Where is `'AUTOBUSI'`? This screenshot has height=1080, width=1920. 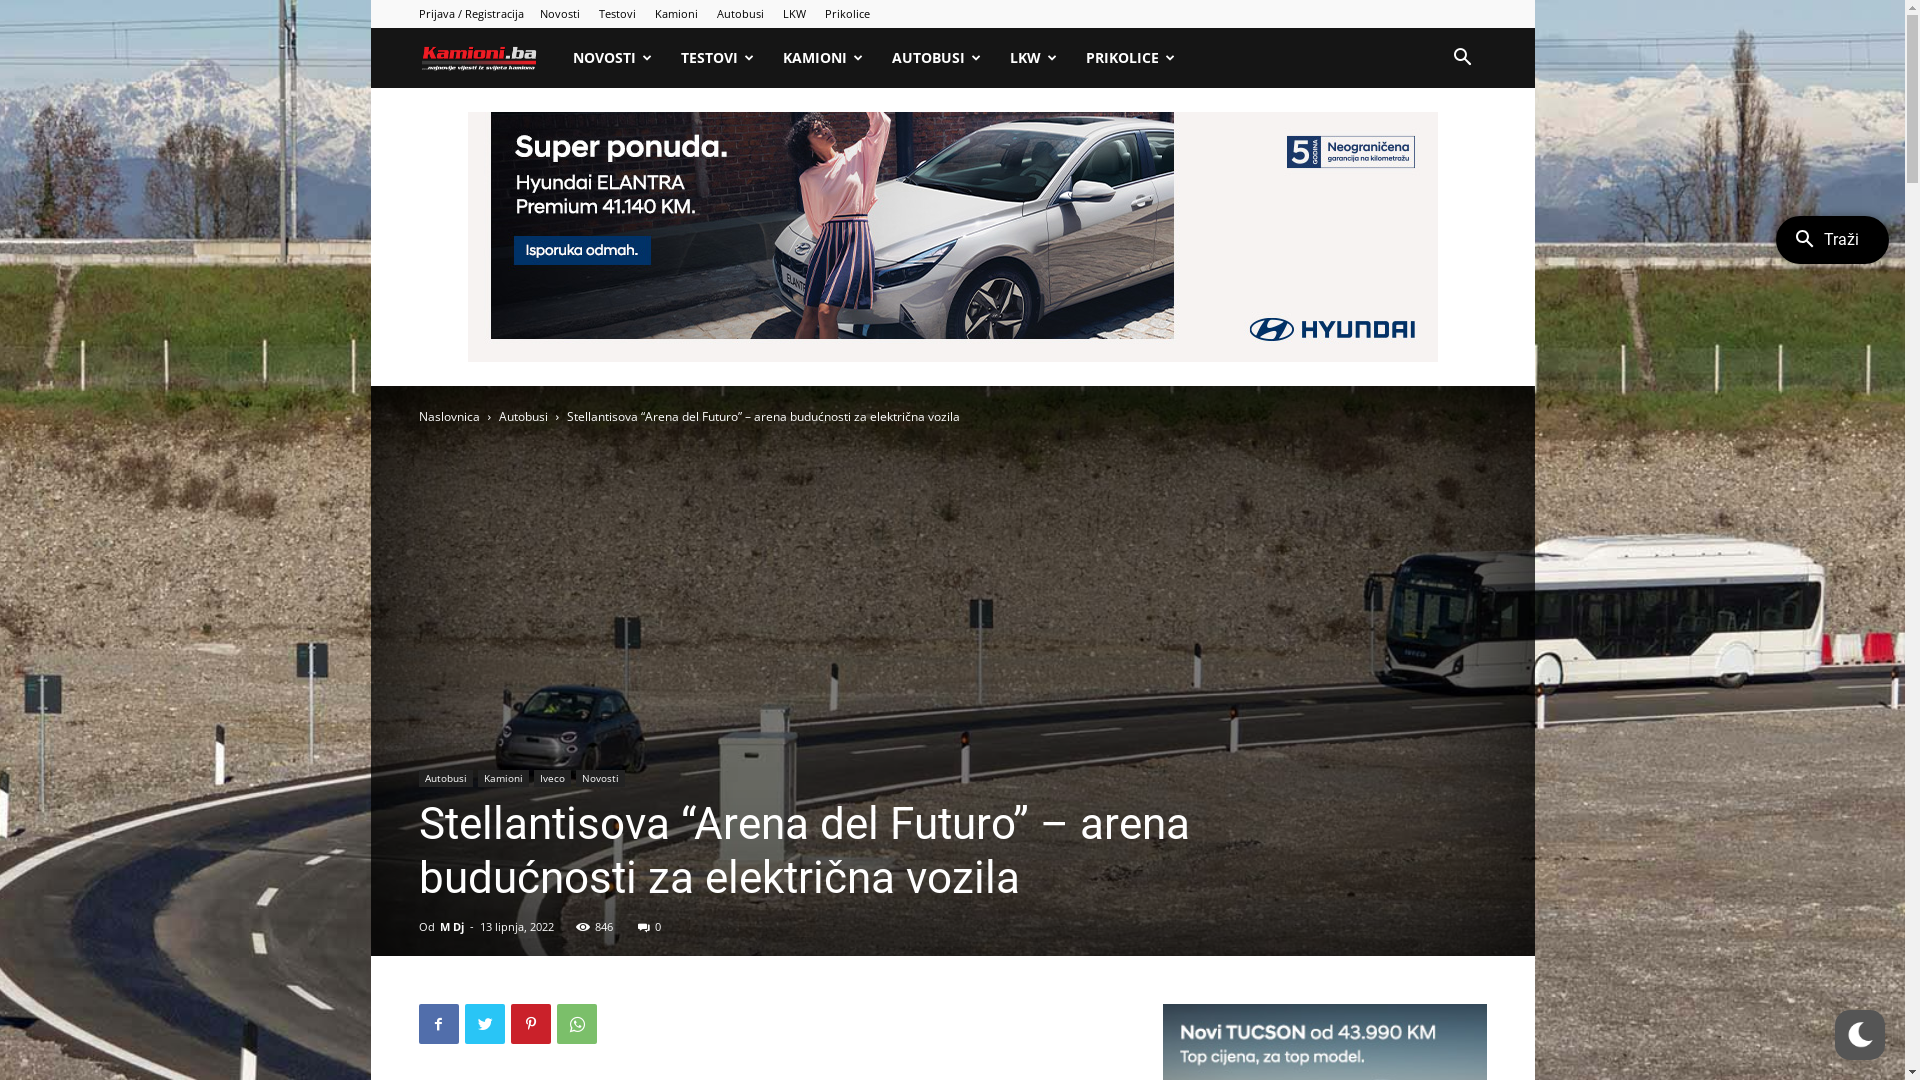 'AUTOBUSI' is located at coordinates (935, 56).